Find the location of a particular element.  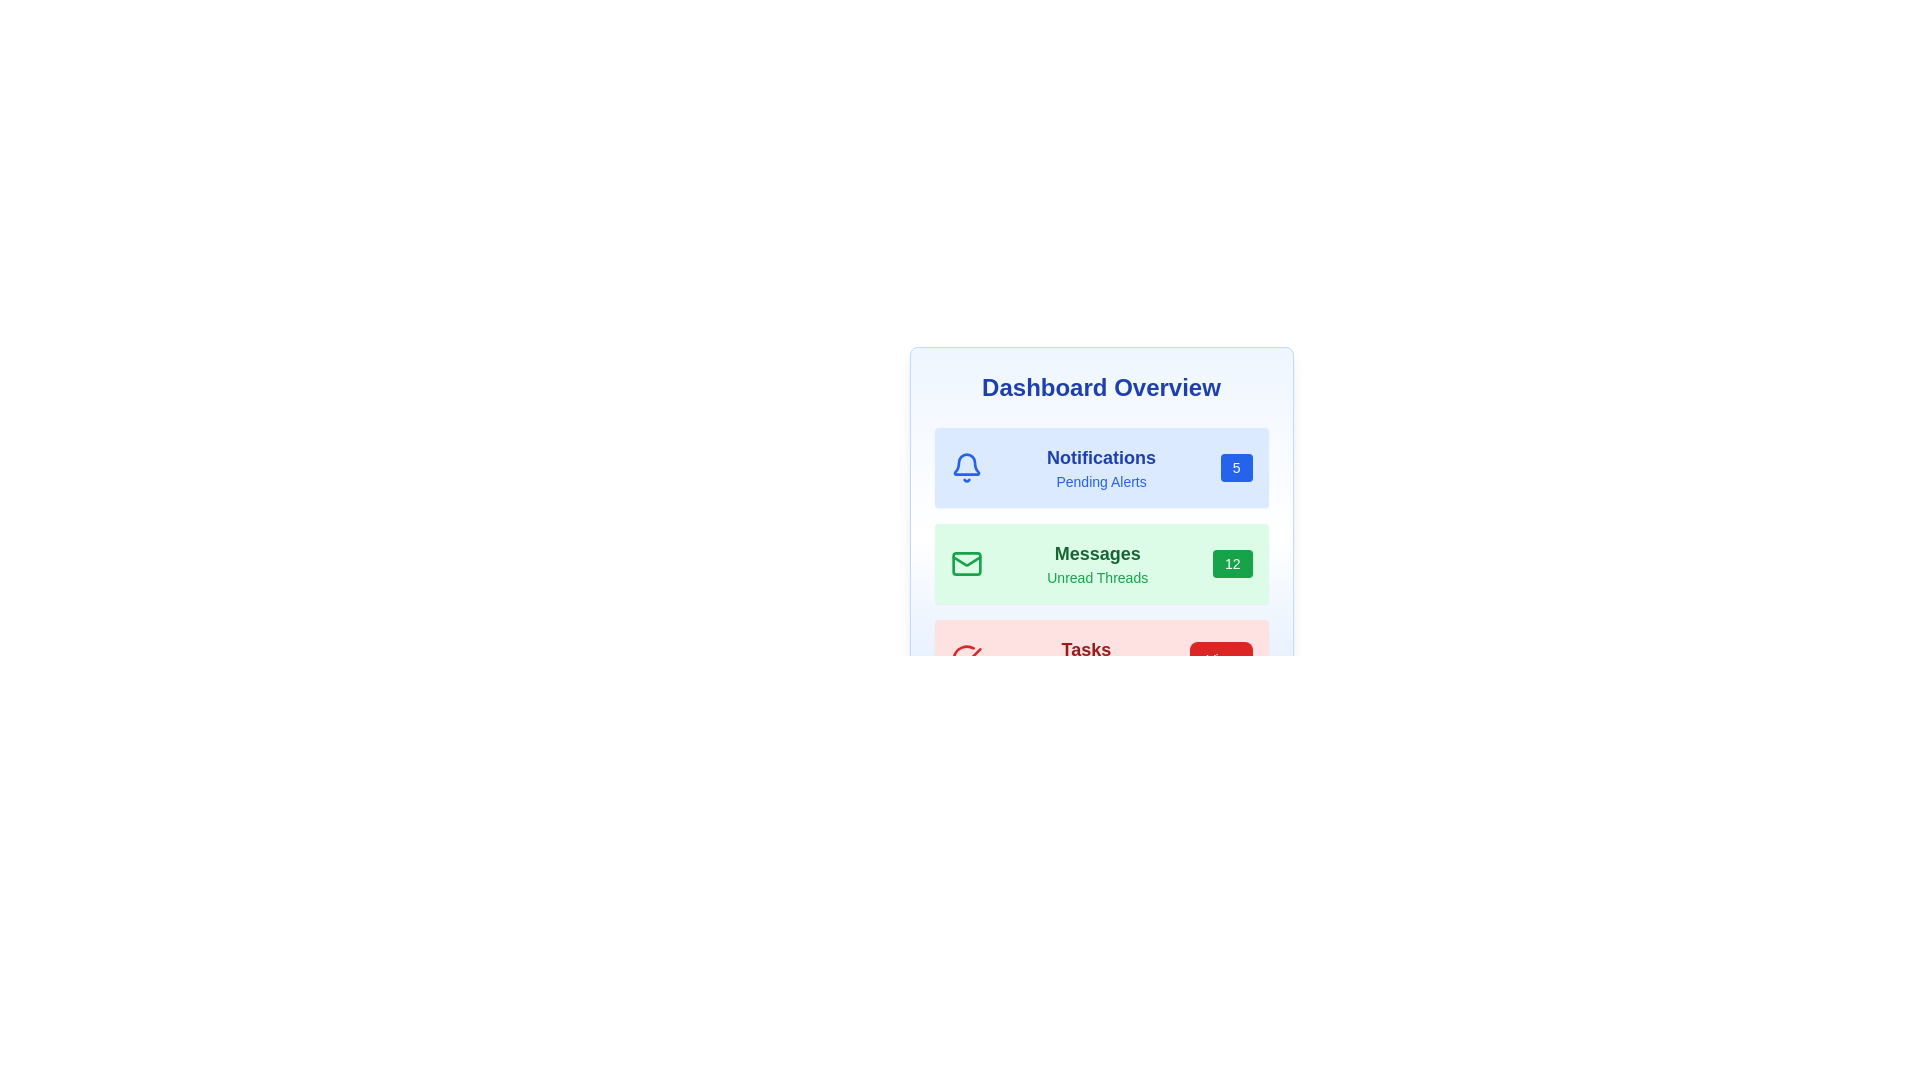

the descriptive label text that displays 'Messages' in bold dark green font, followed by 'Unread Threads' in smaller light green font, located within a green rounded rectangular card is located at coordinates (1096, 563).